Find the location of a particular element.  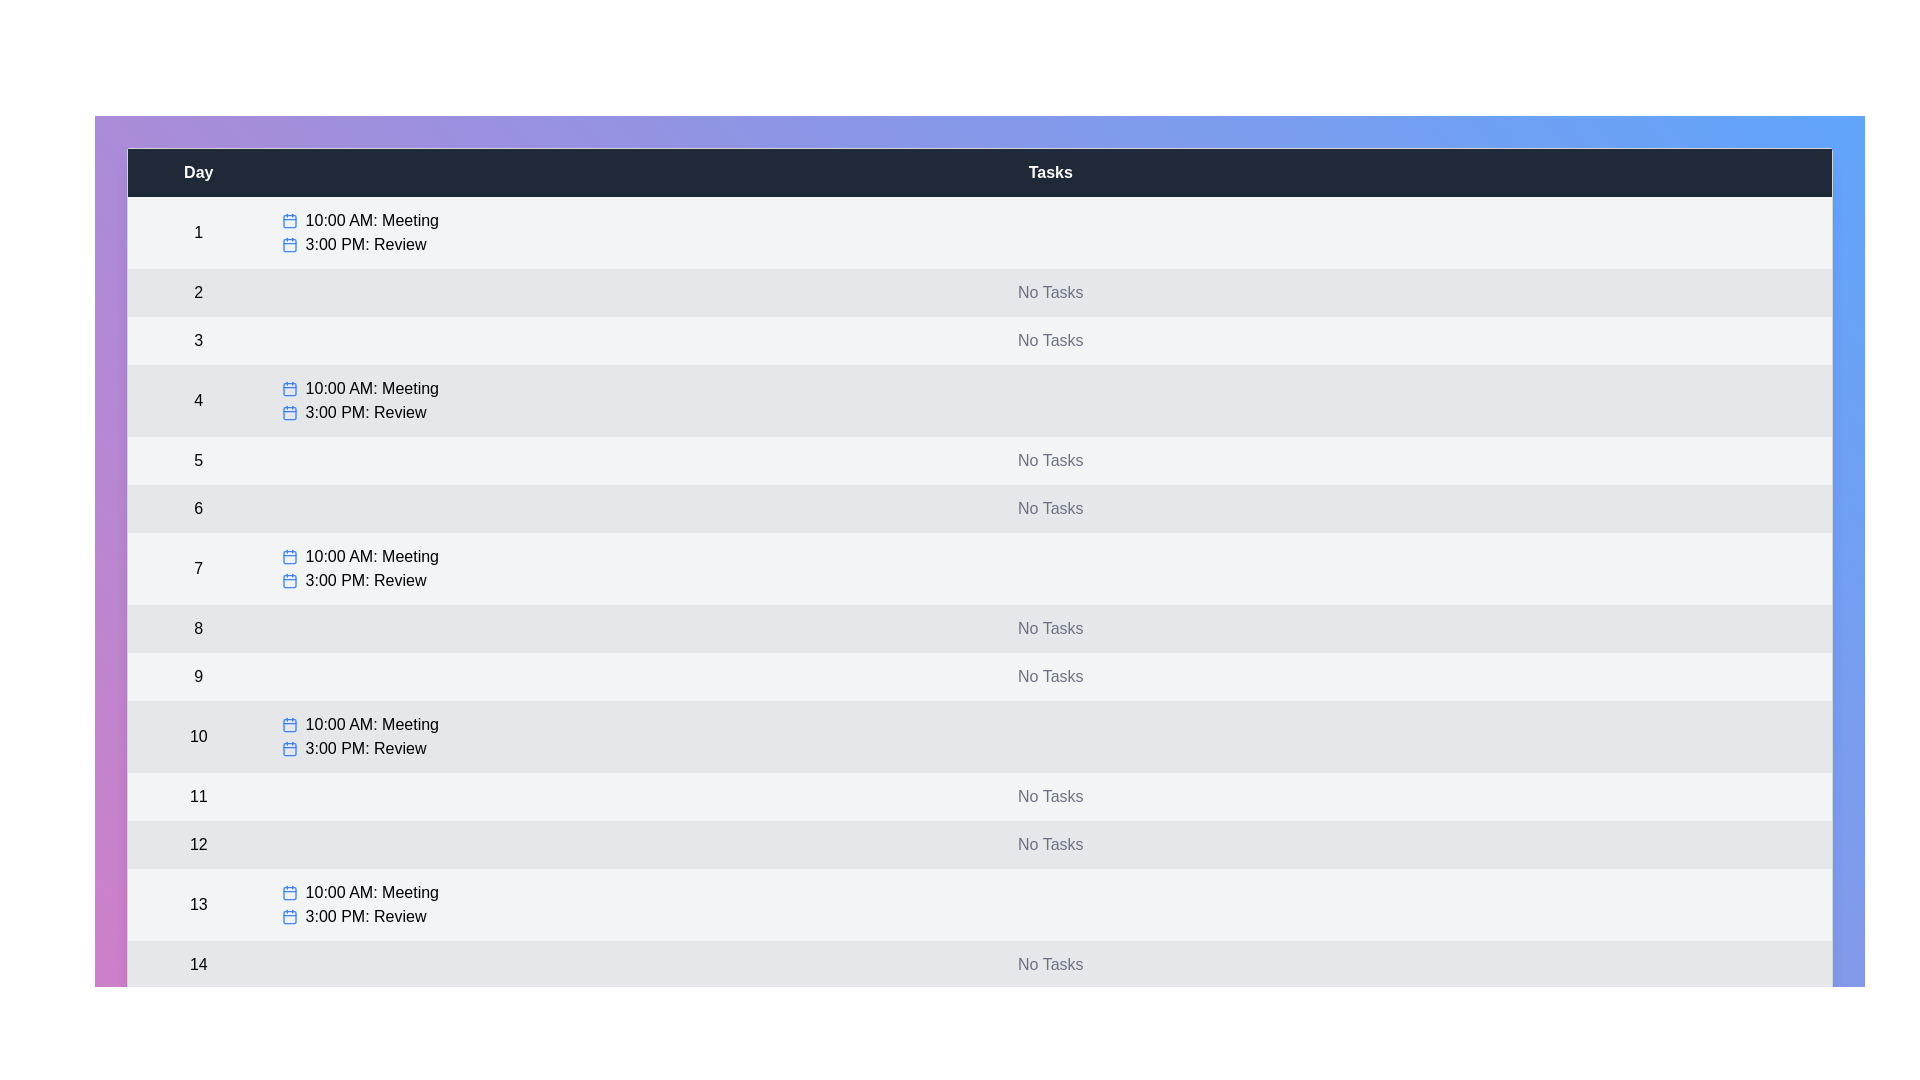

the calendar icon next to the task for day 1 is located at coordinates (287, 220).